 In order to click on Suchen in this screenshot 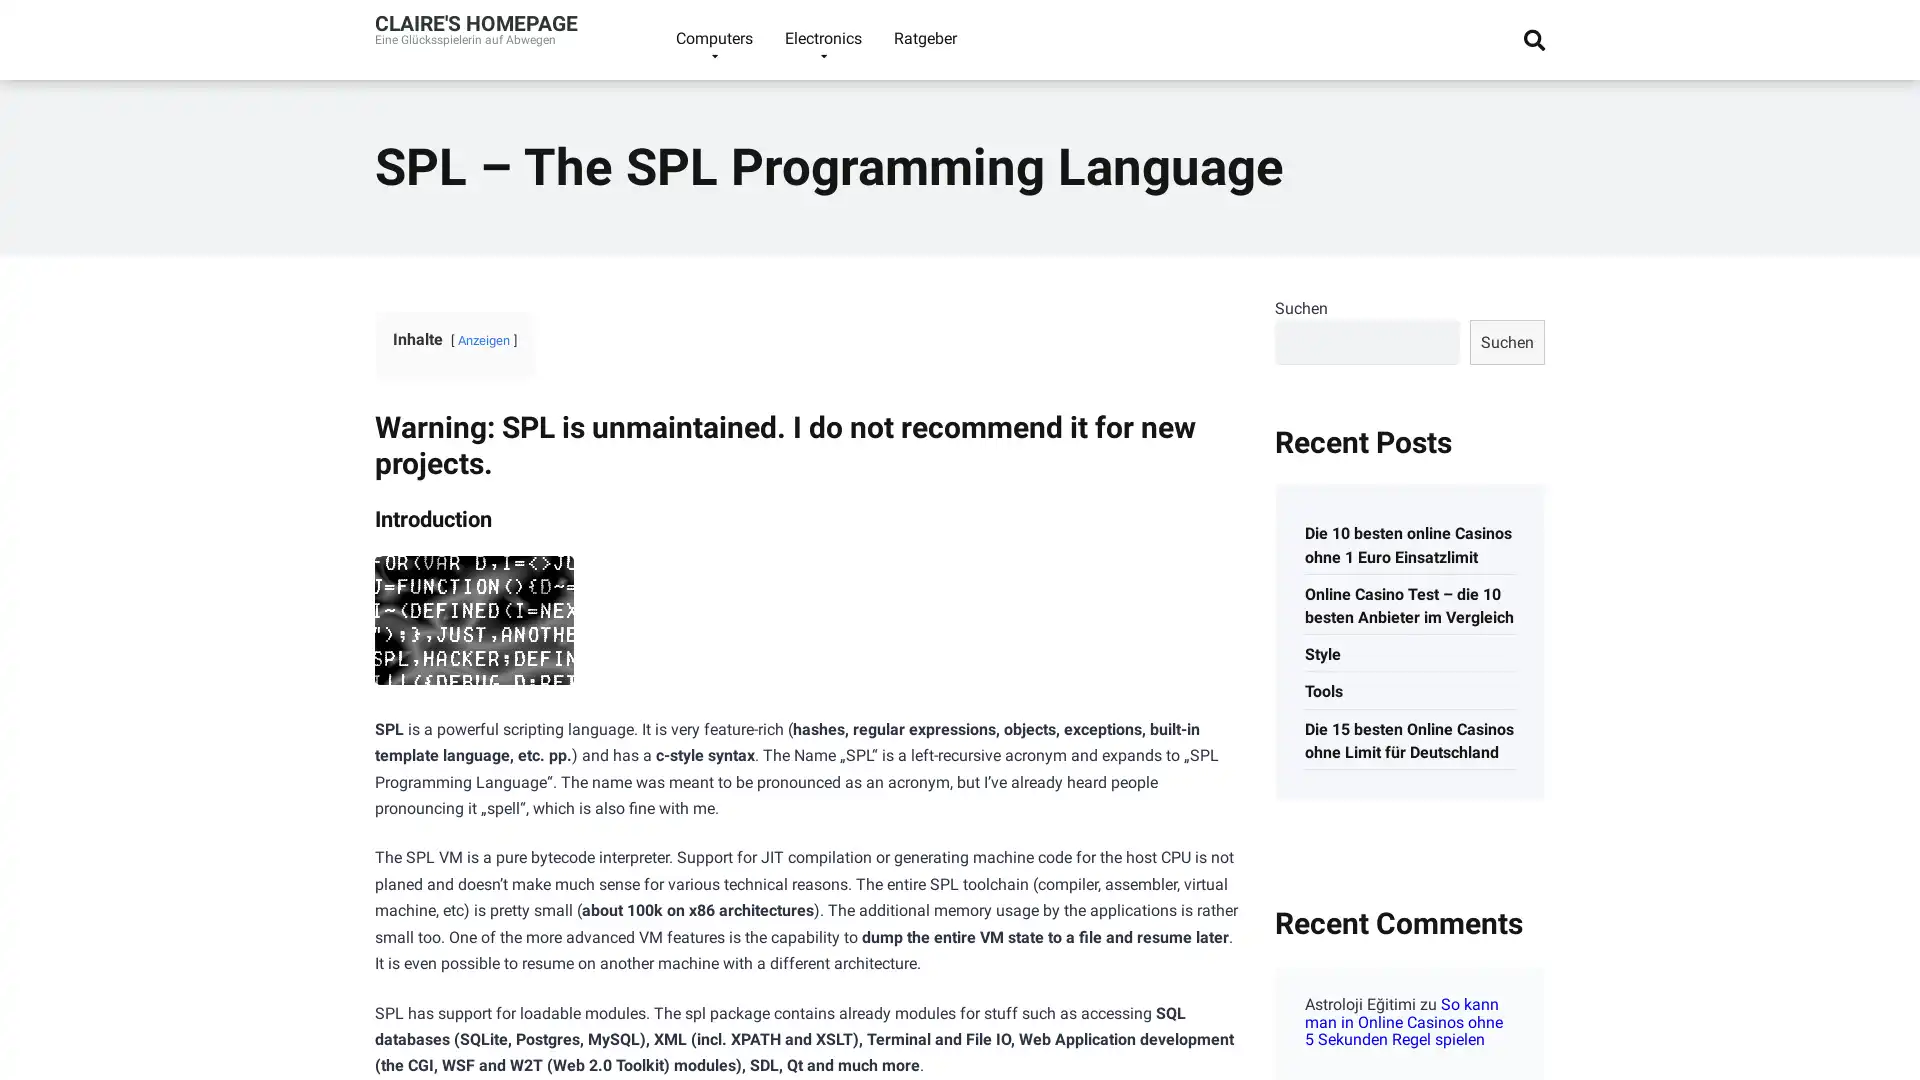, I will do `click(1507, 340)`.